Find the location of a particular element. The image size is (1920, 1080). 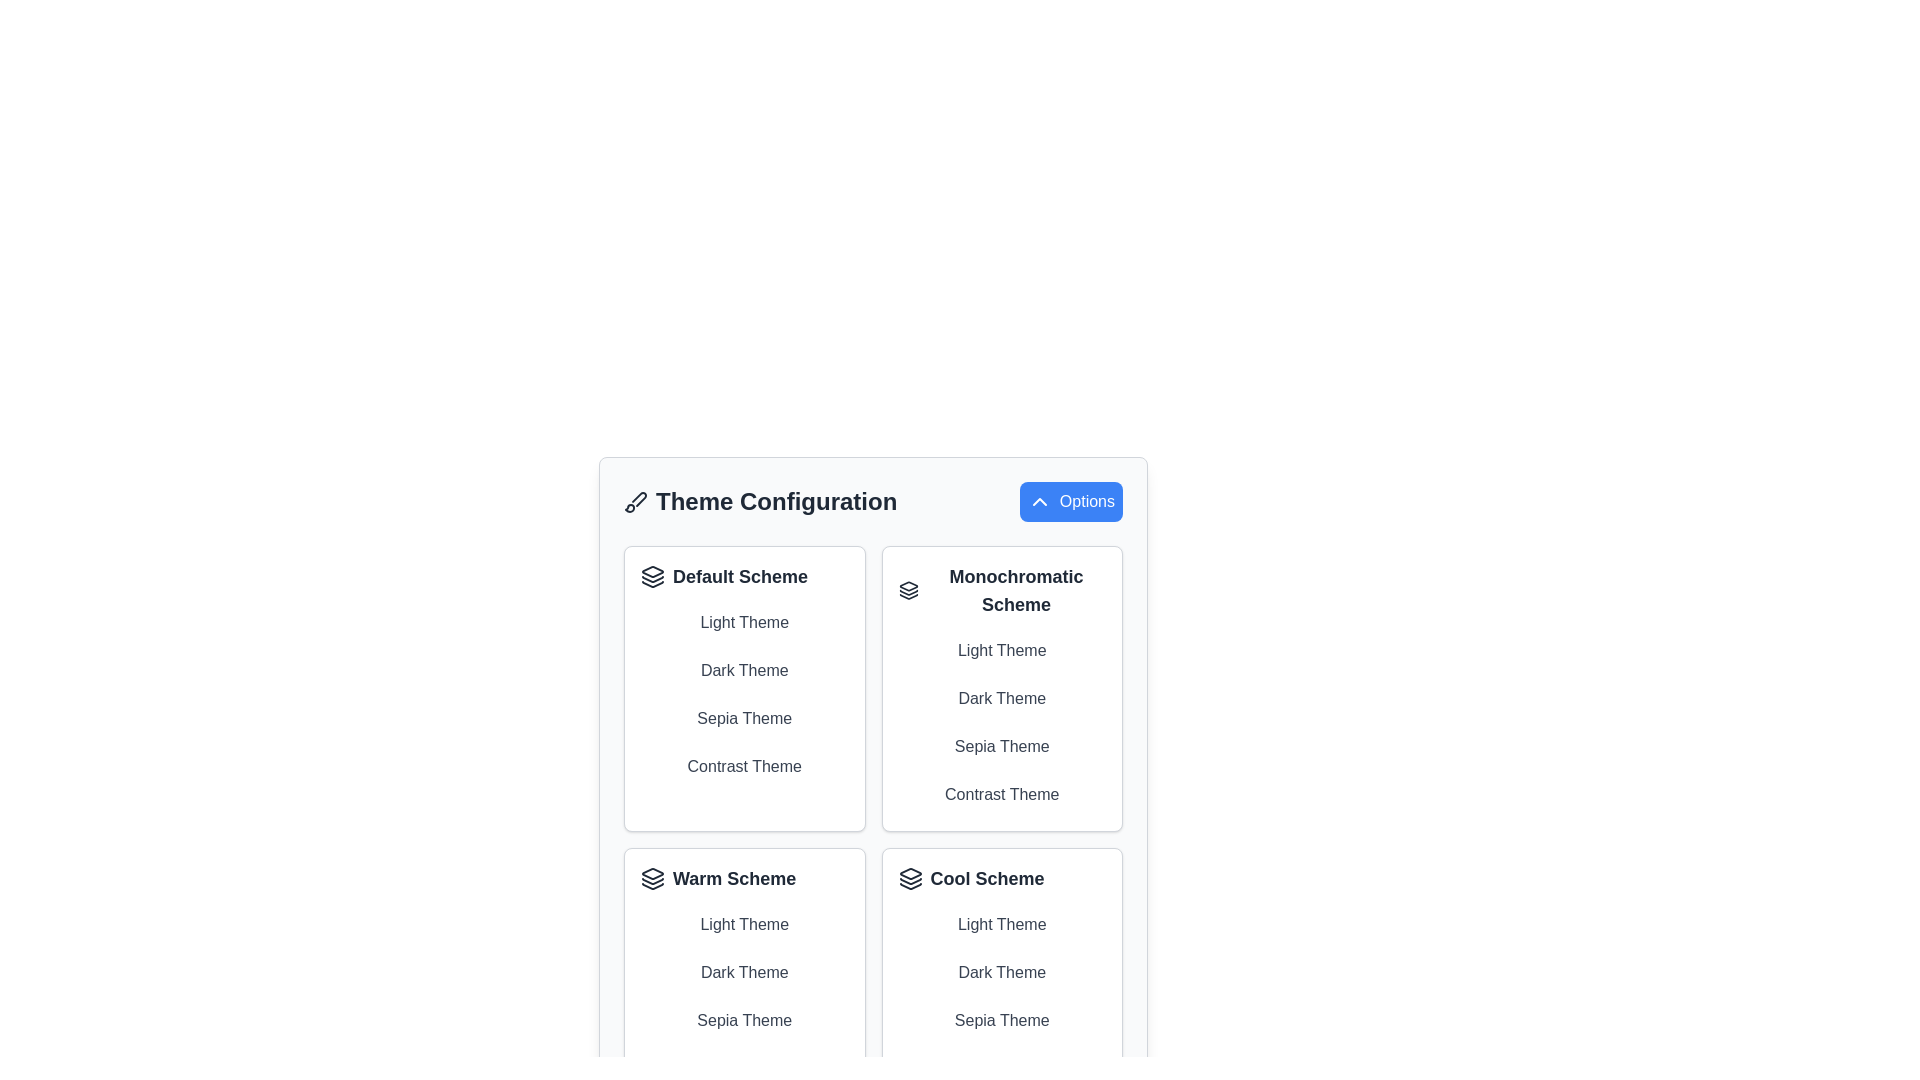

the middle vertical list of selectable items in the 'Default Scheme' section is located at coordinates (743, 693).